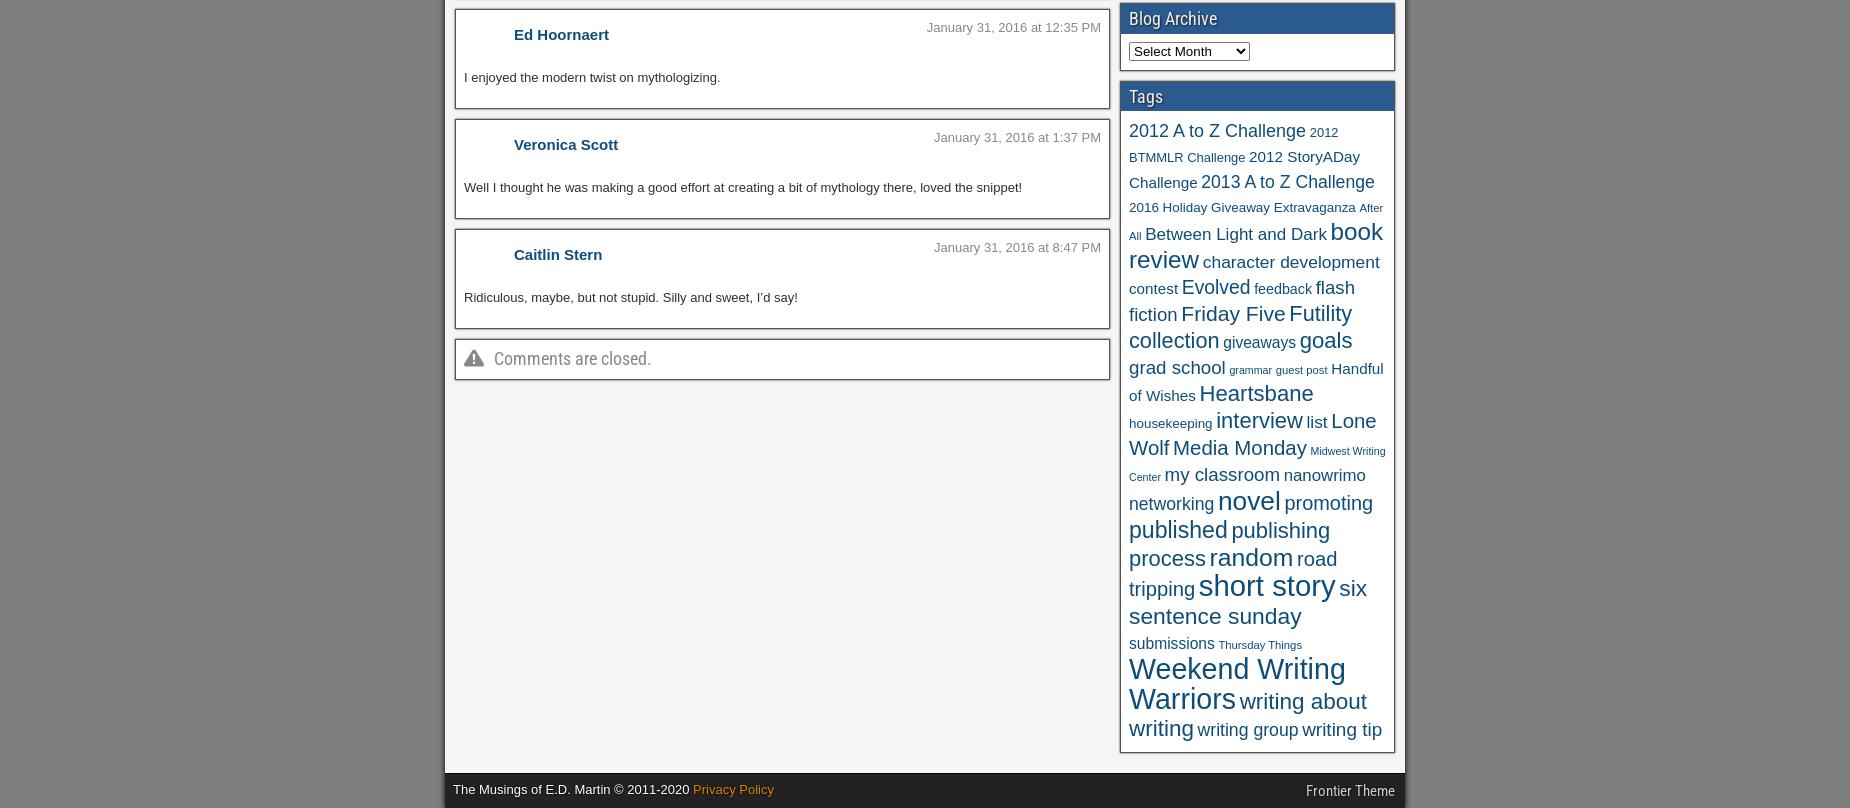  What do you see at coordinates (1315, 422) in the screenshot?
I see `'list'` at bounding box center [1315, 422].